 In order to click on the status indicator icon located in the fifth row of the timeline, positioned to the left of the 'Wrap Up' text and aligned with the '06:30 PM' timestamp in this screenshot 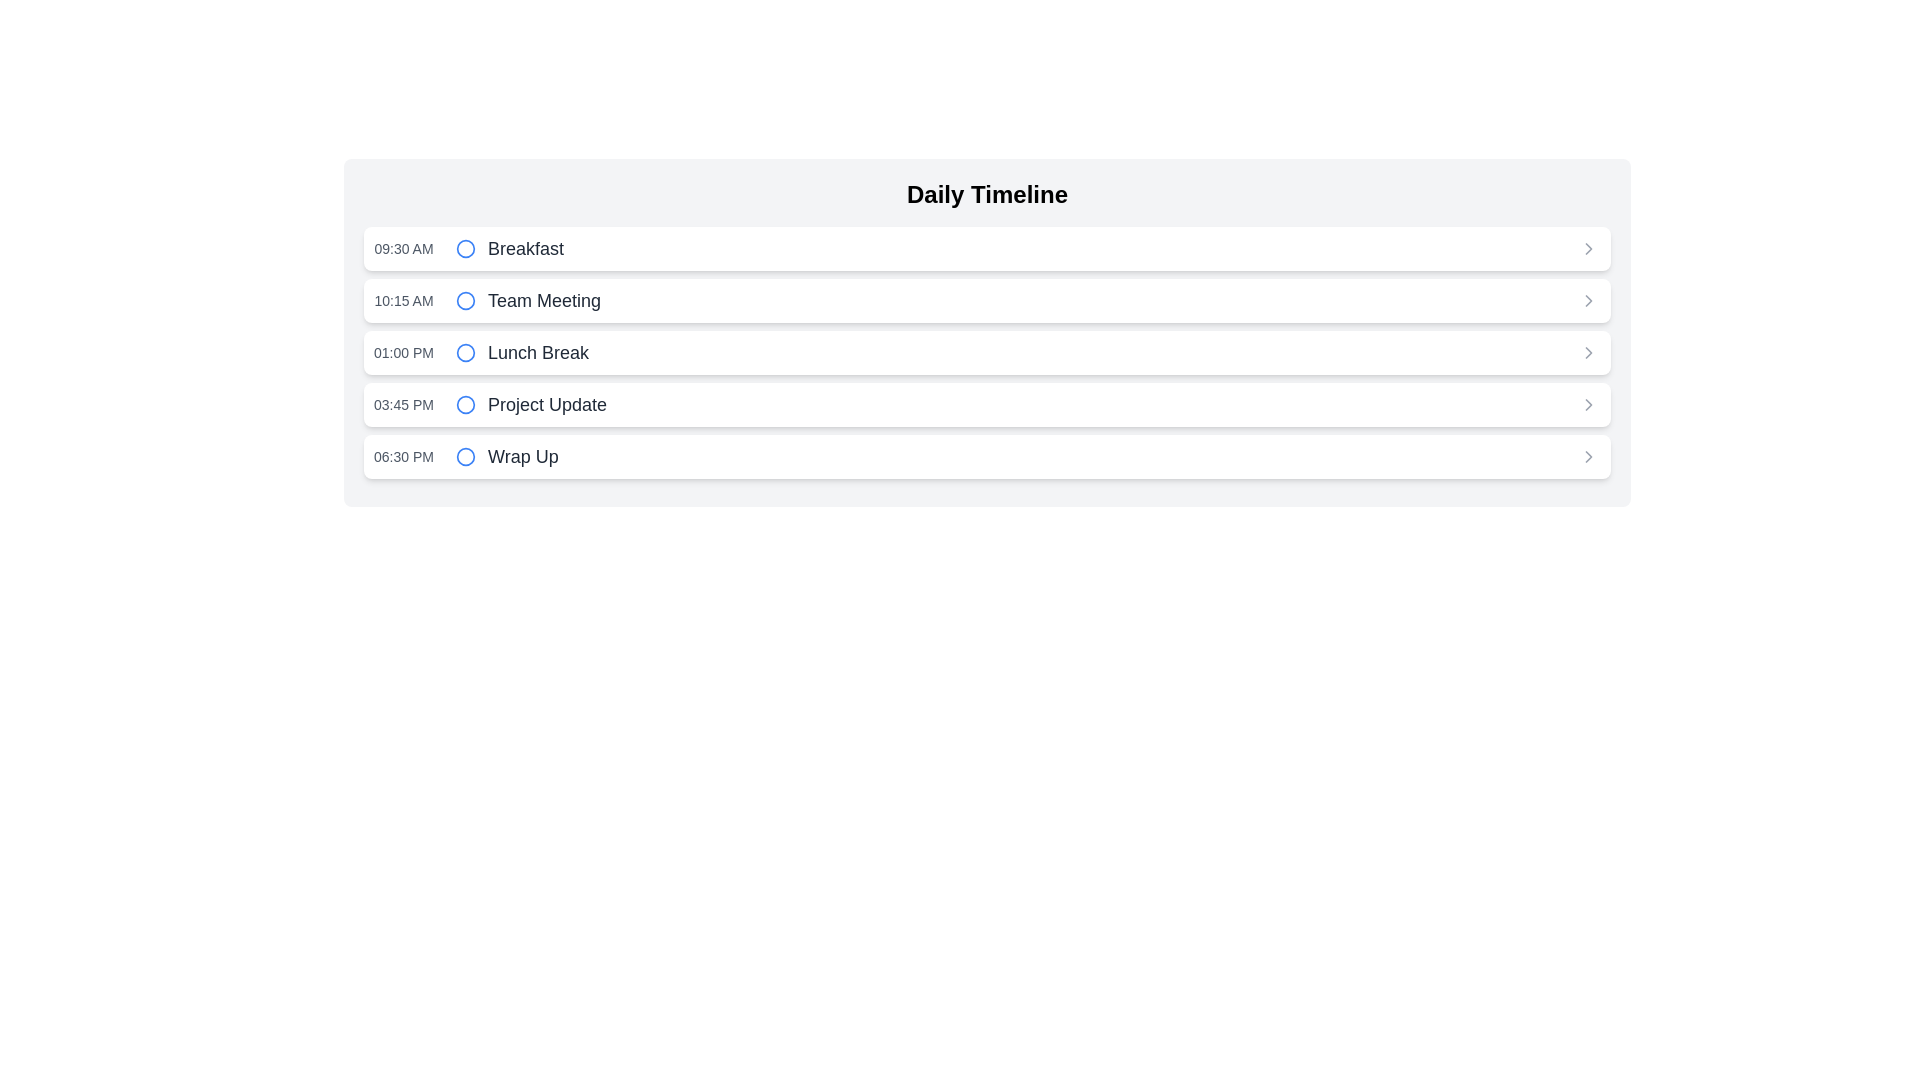, I will do `click(464, 456)`.